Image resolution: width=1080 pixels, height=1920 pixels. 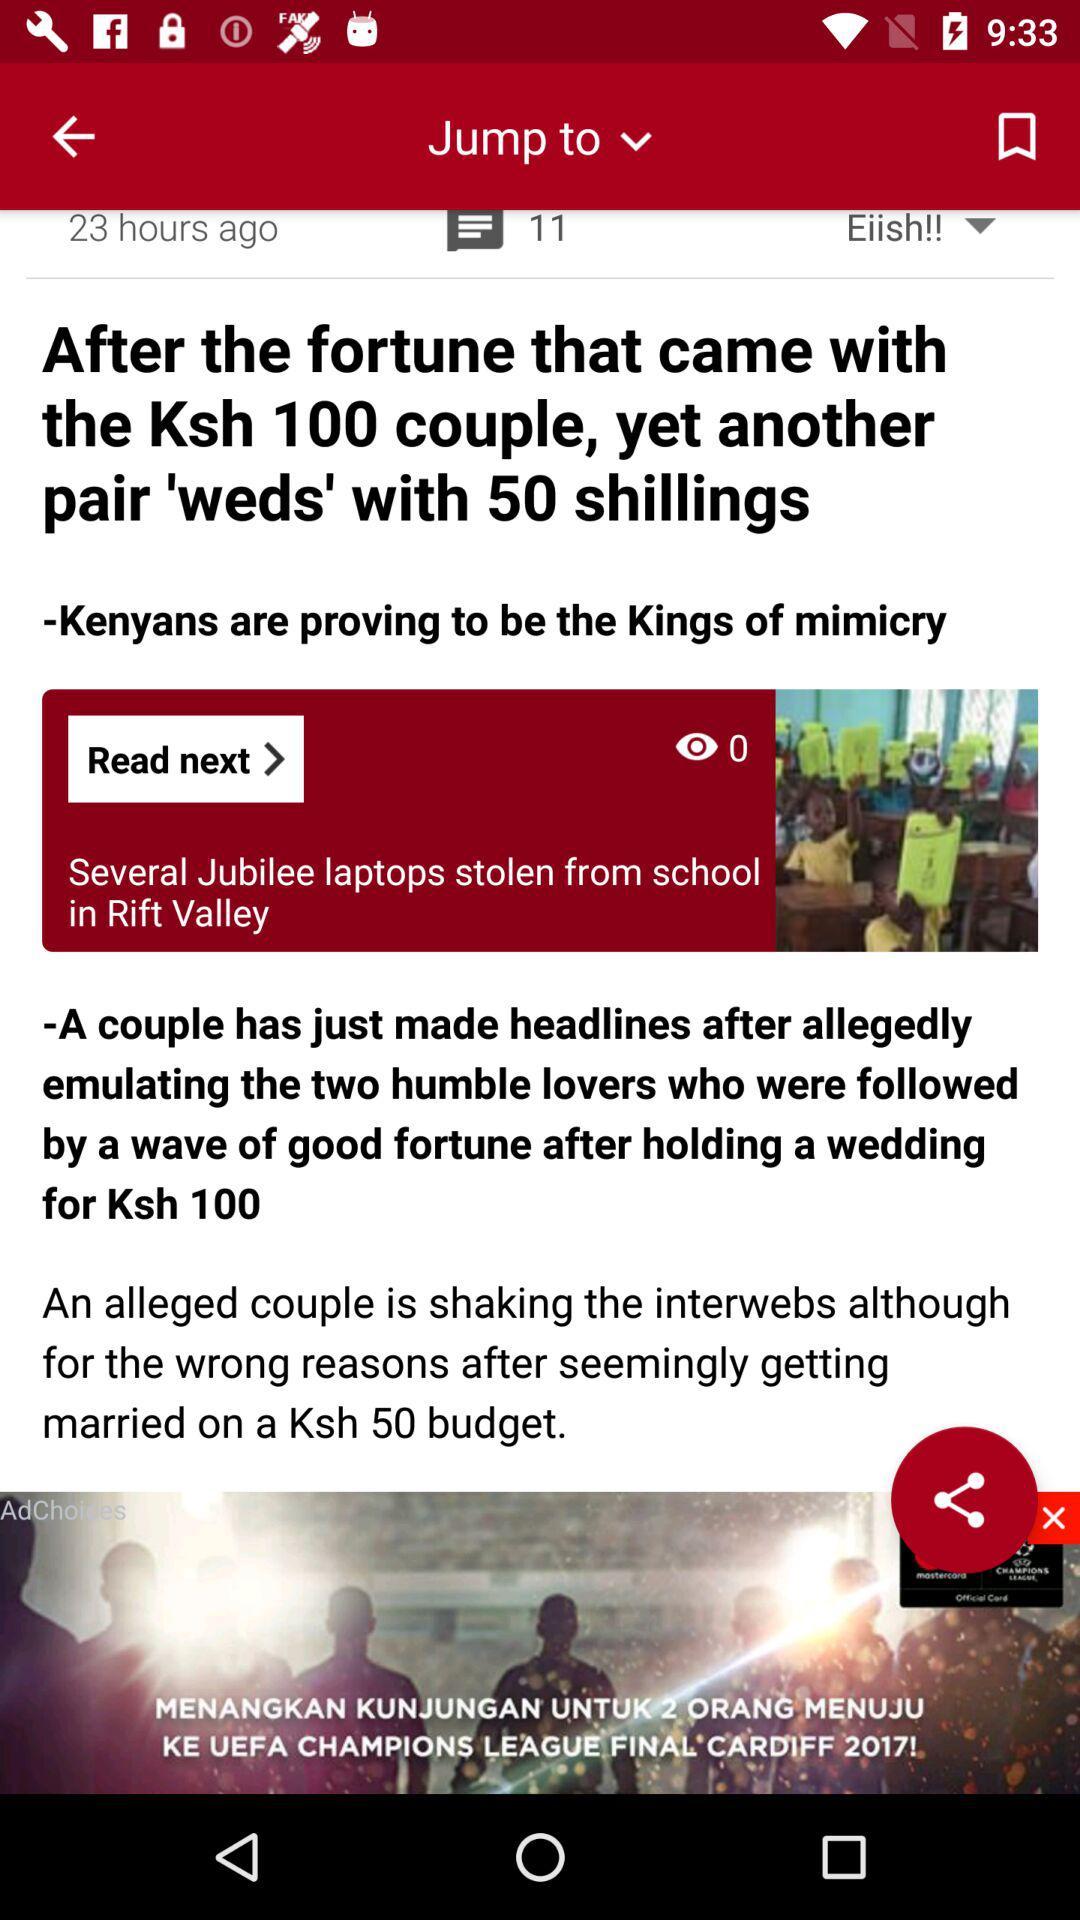 I want to click on the close icon, so click(x=1052, y=1517).